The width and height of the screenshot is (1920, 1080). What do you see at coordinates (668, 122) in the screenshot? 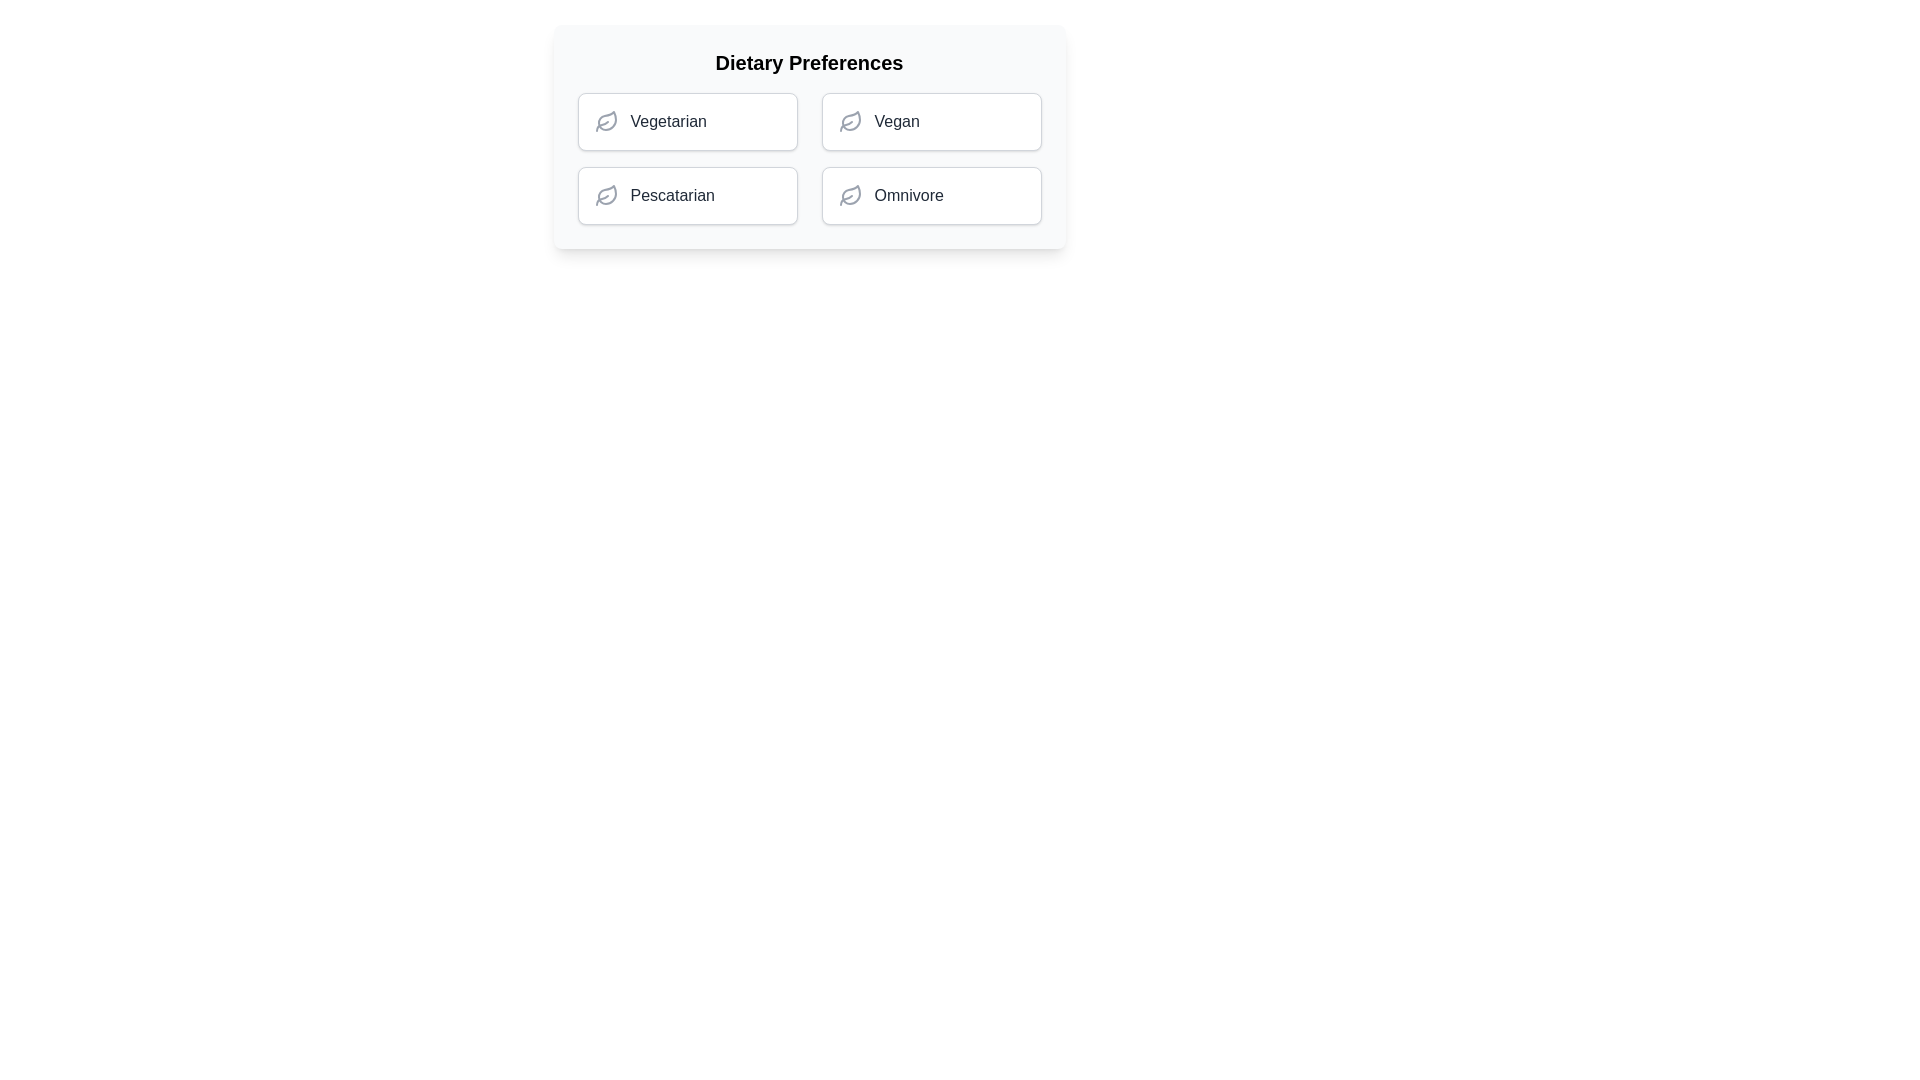
I see `the text label displaying 'Vegetarian' in the Dietary Preferences section, located beneath an icon` at bounding box center [668, 122].